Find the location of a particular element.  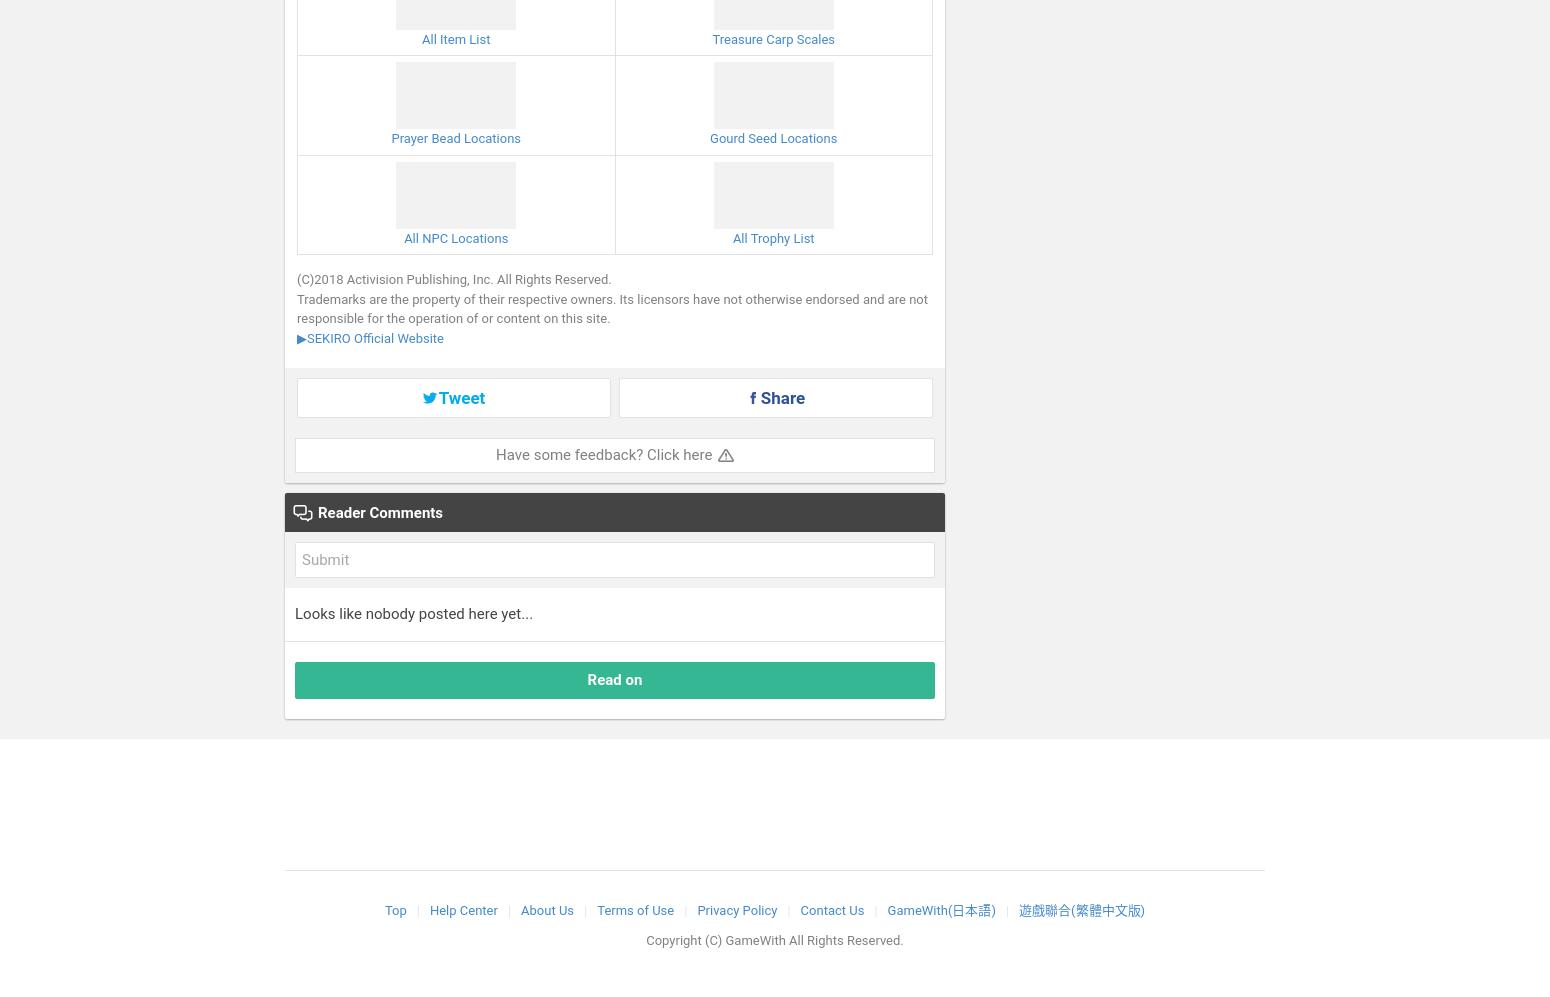

'Treasure Carp Scales' is located at coordinates (773, 38).